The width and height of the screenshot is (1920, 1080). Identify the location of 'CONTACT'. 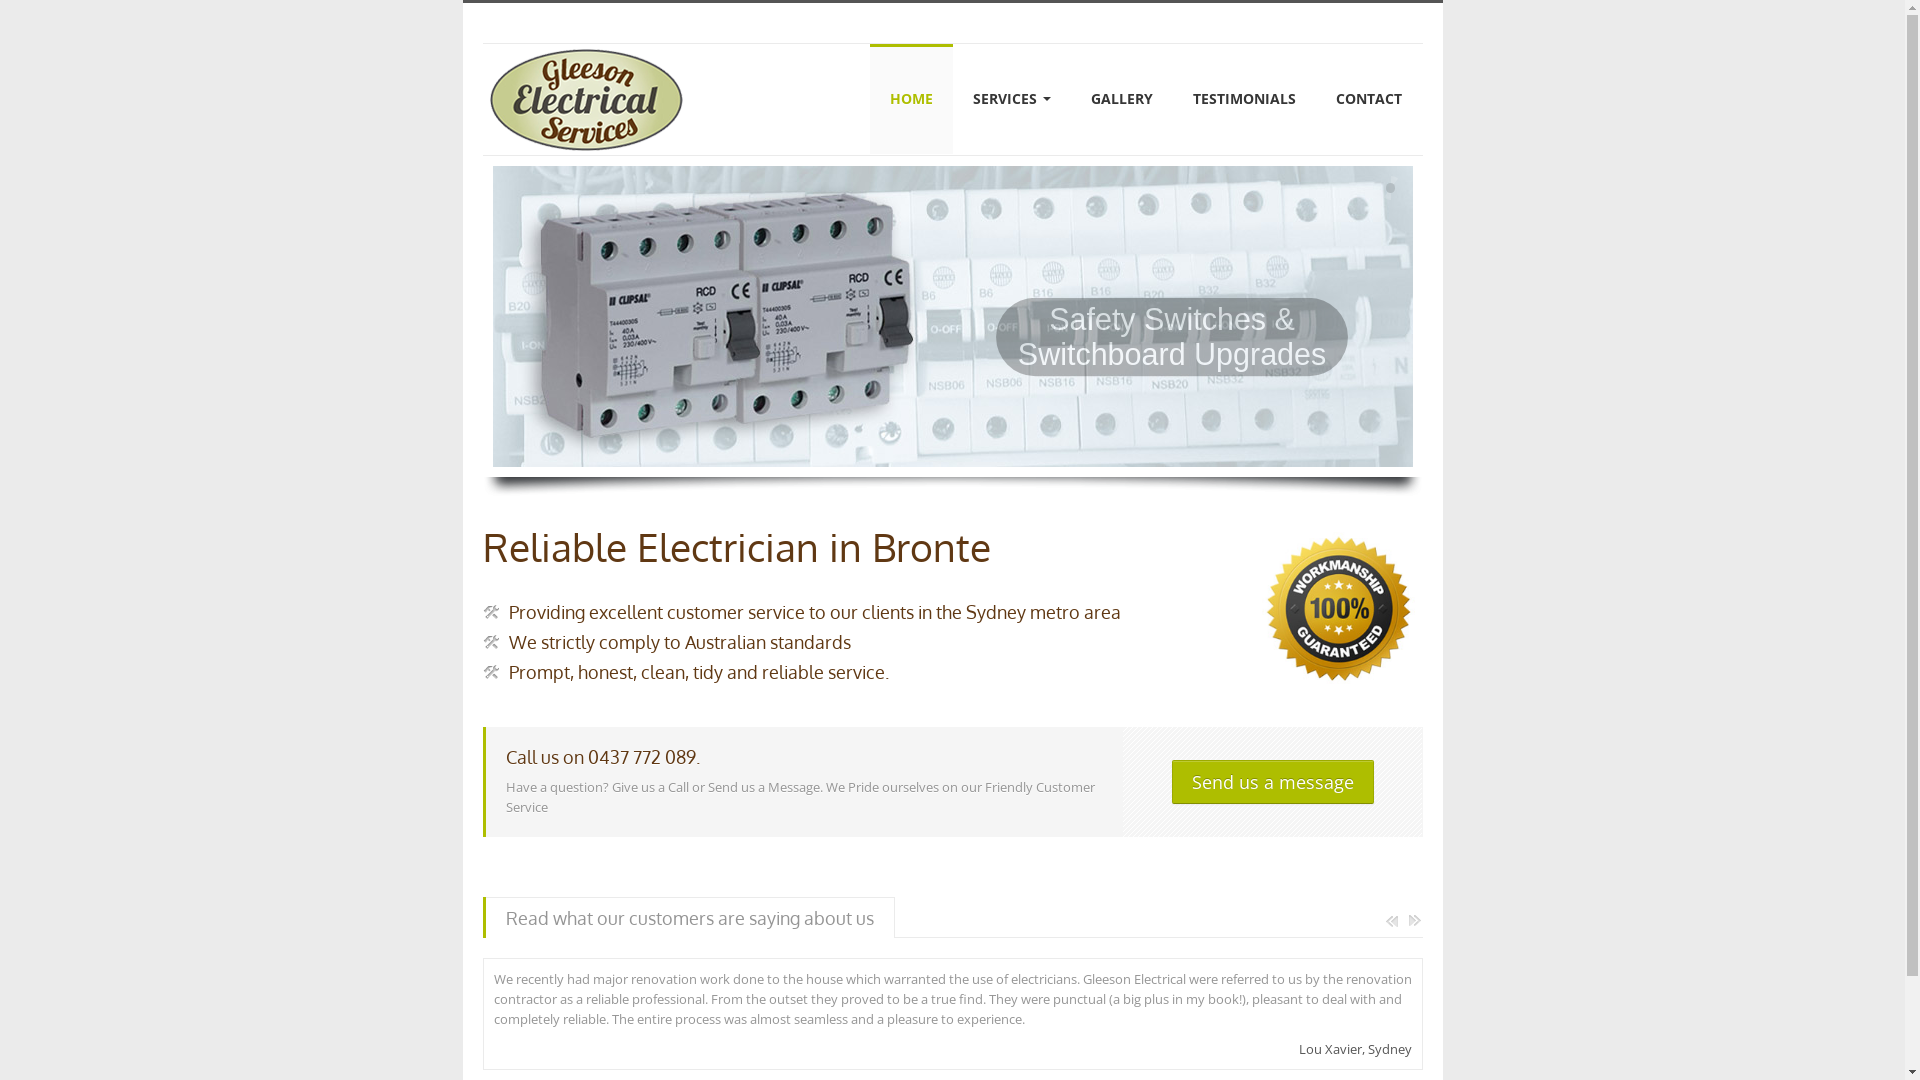
(1315, 99).